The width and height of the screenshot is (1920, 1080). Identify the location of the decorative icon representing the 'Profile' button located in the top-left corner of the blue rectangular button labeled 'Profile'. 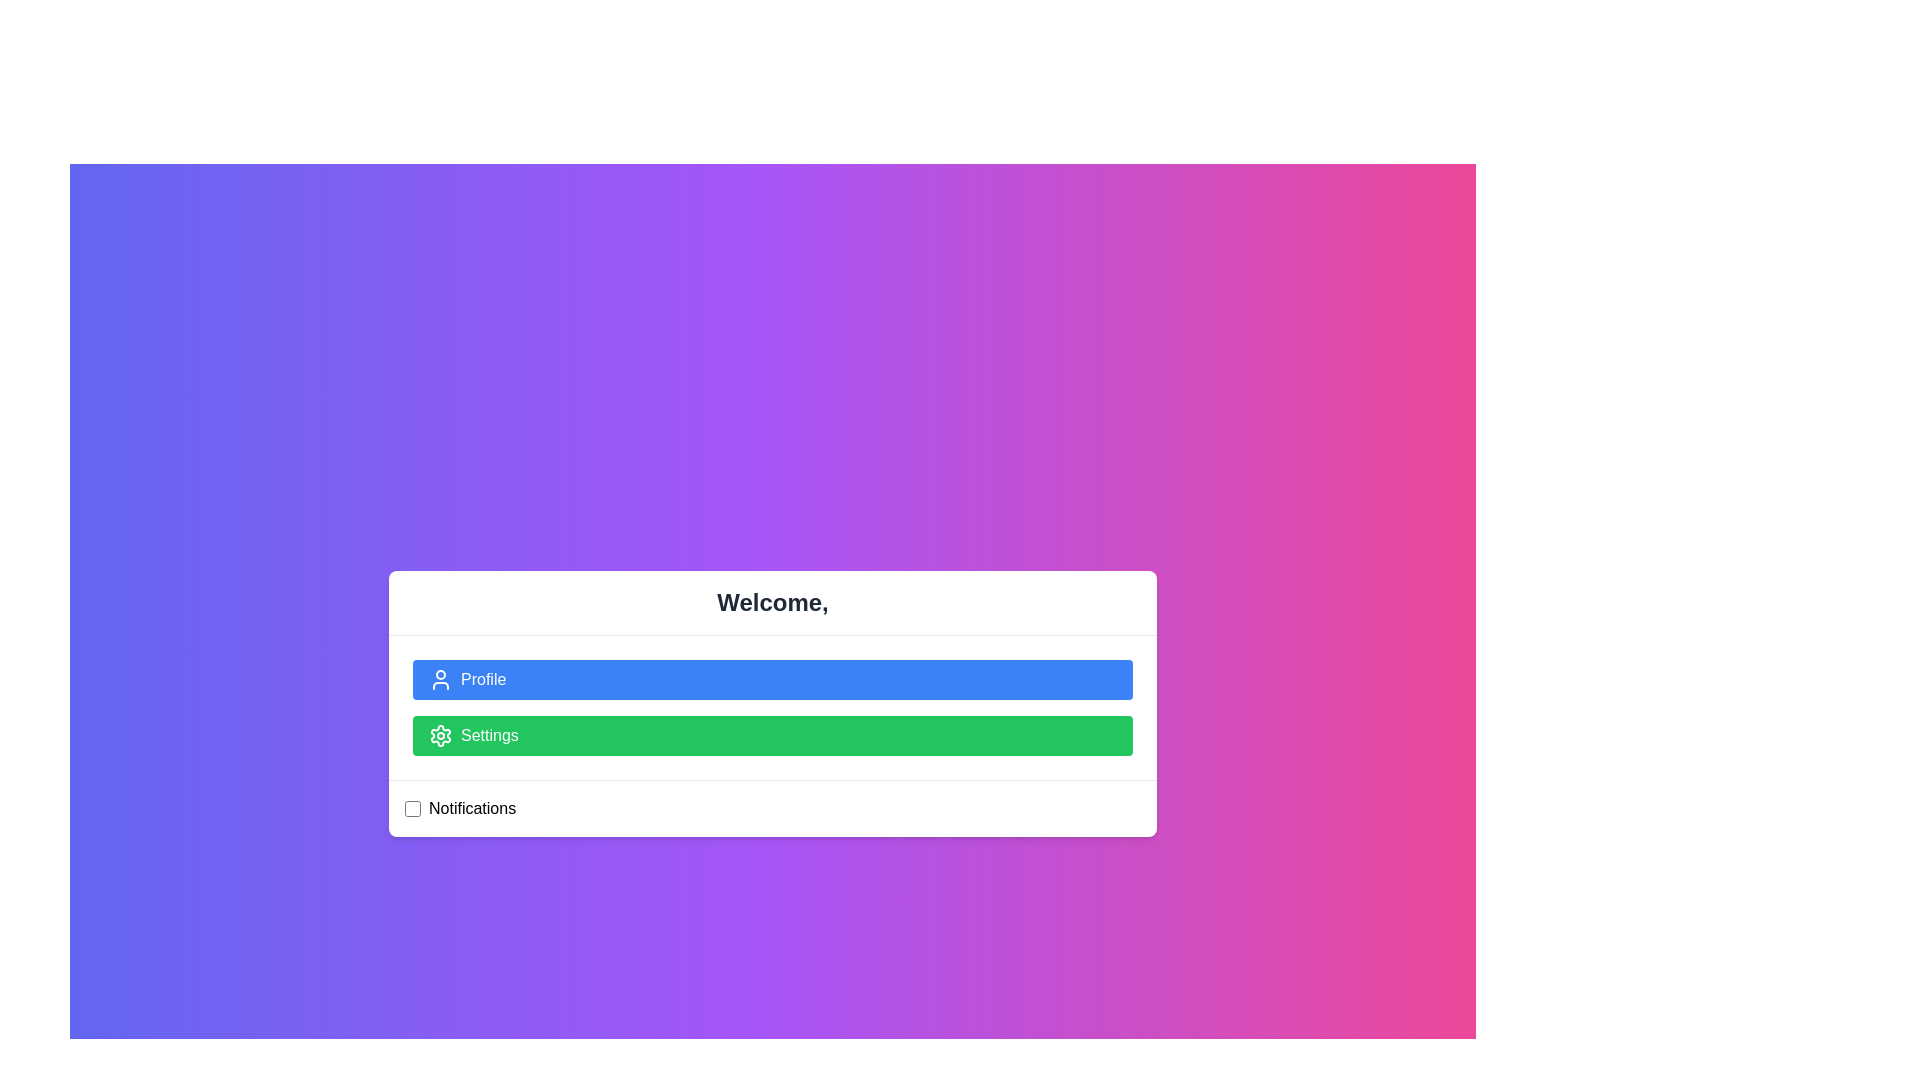
(440, 678).